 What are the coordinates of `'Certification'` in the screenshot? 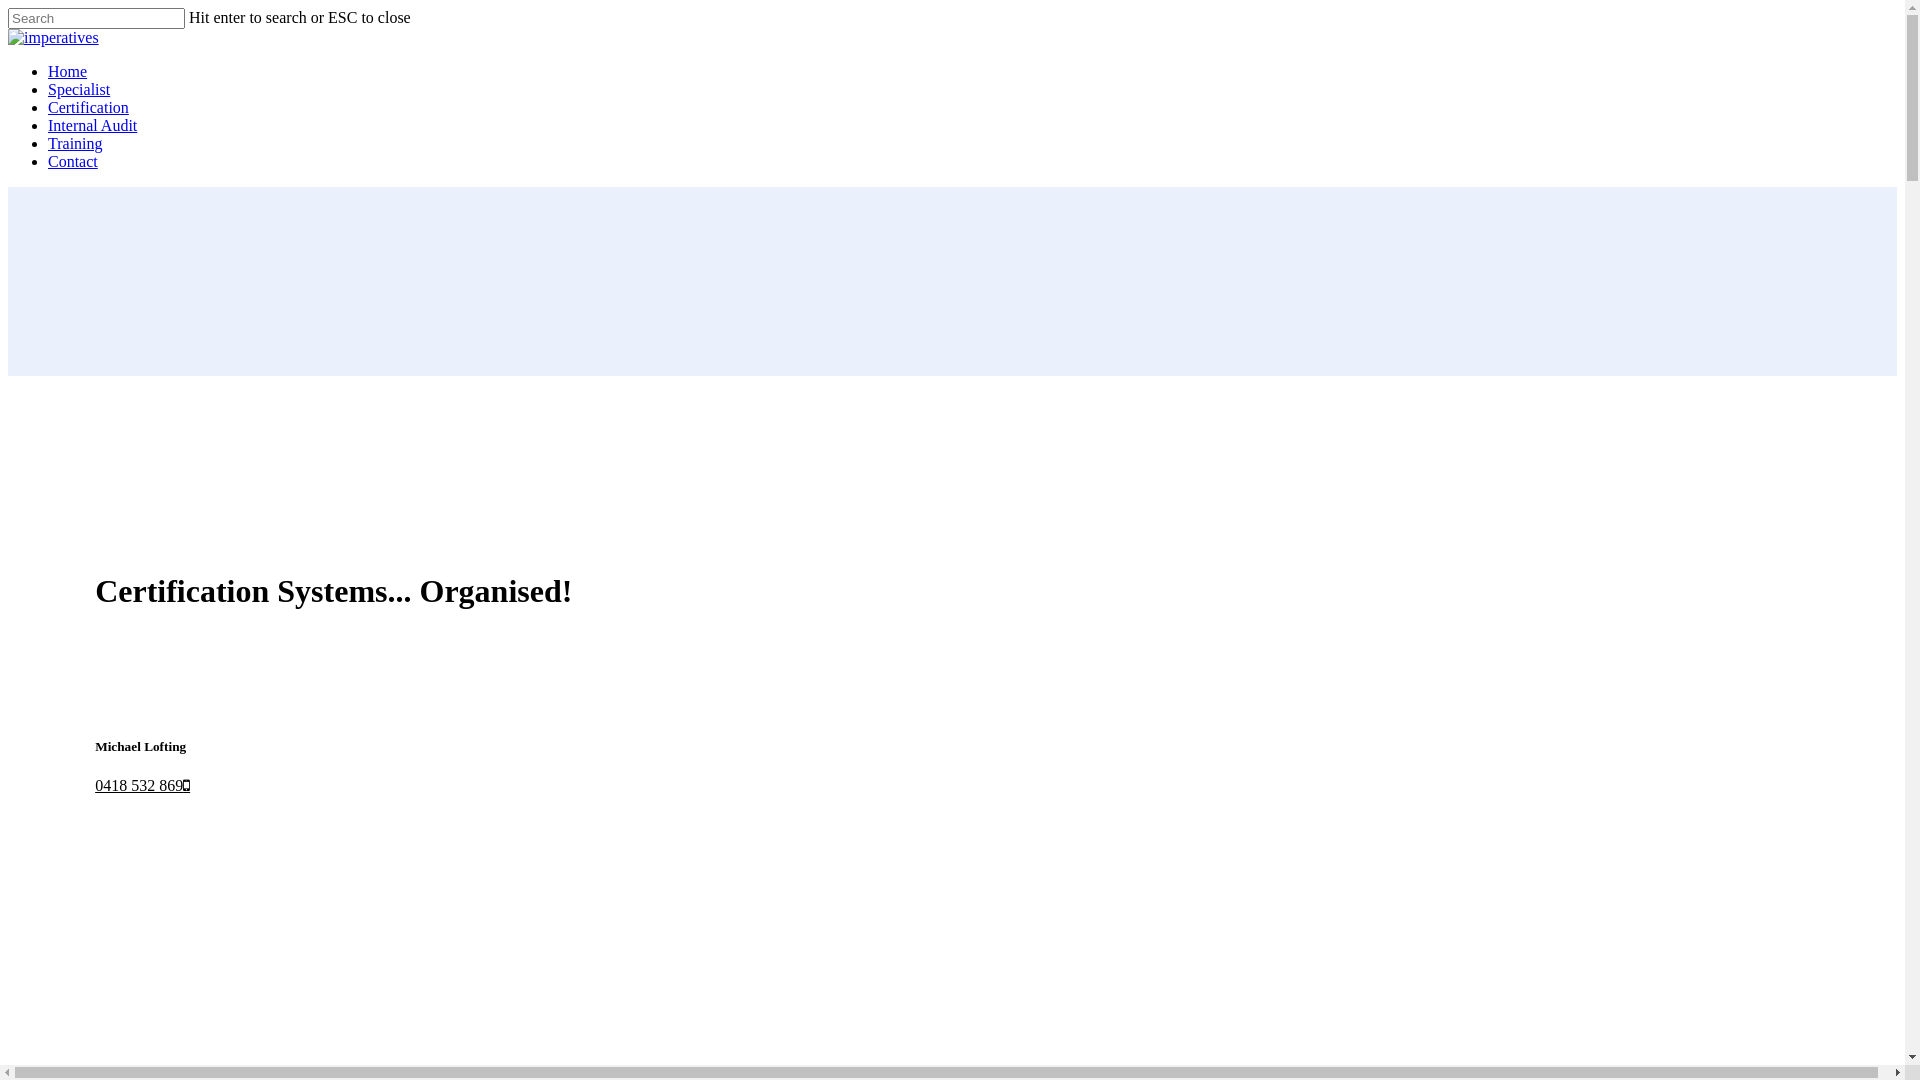 It's located at (87, 107).